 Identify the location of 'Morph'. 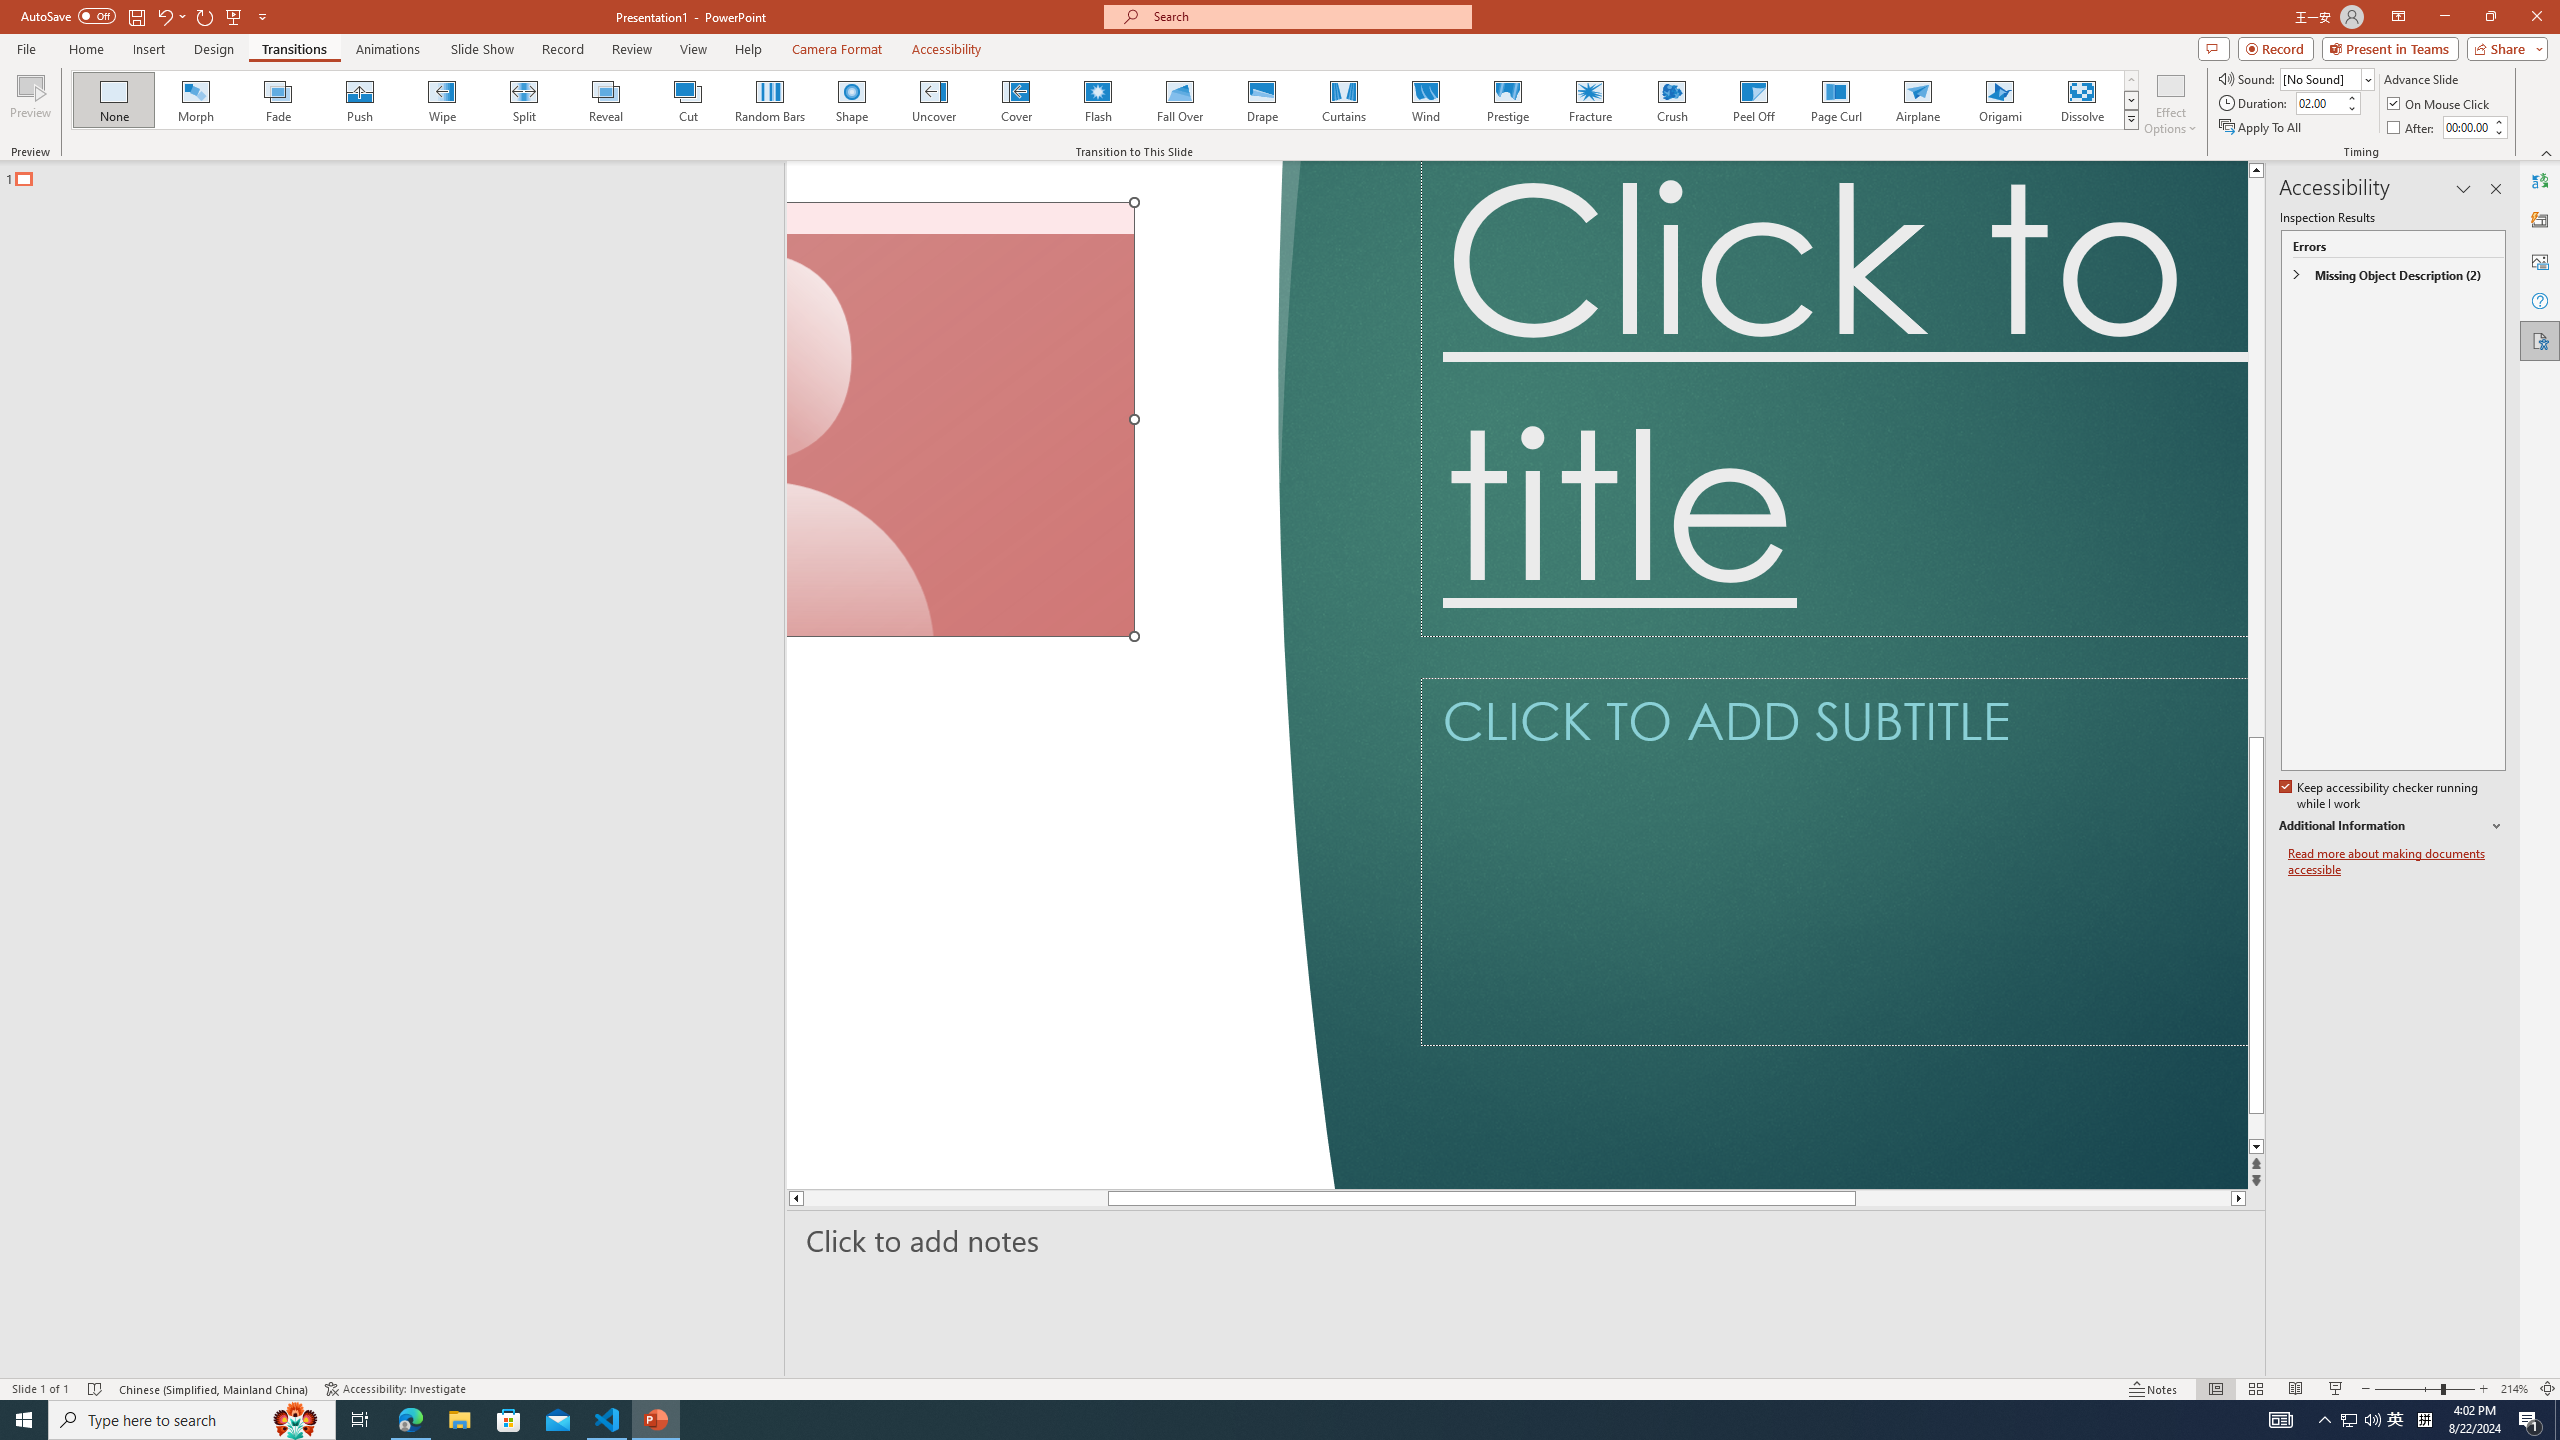
(196, 99).